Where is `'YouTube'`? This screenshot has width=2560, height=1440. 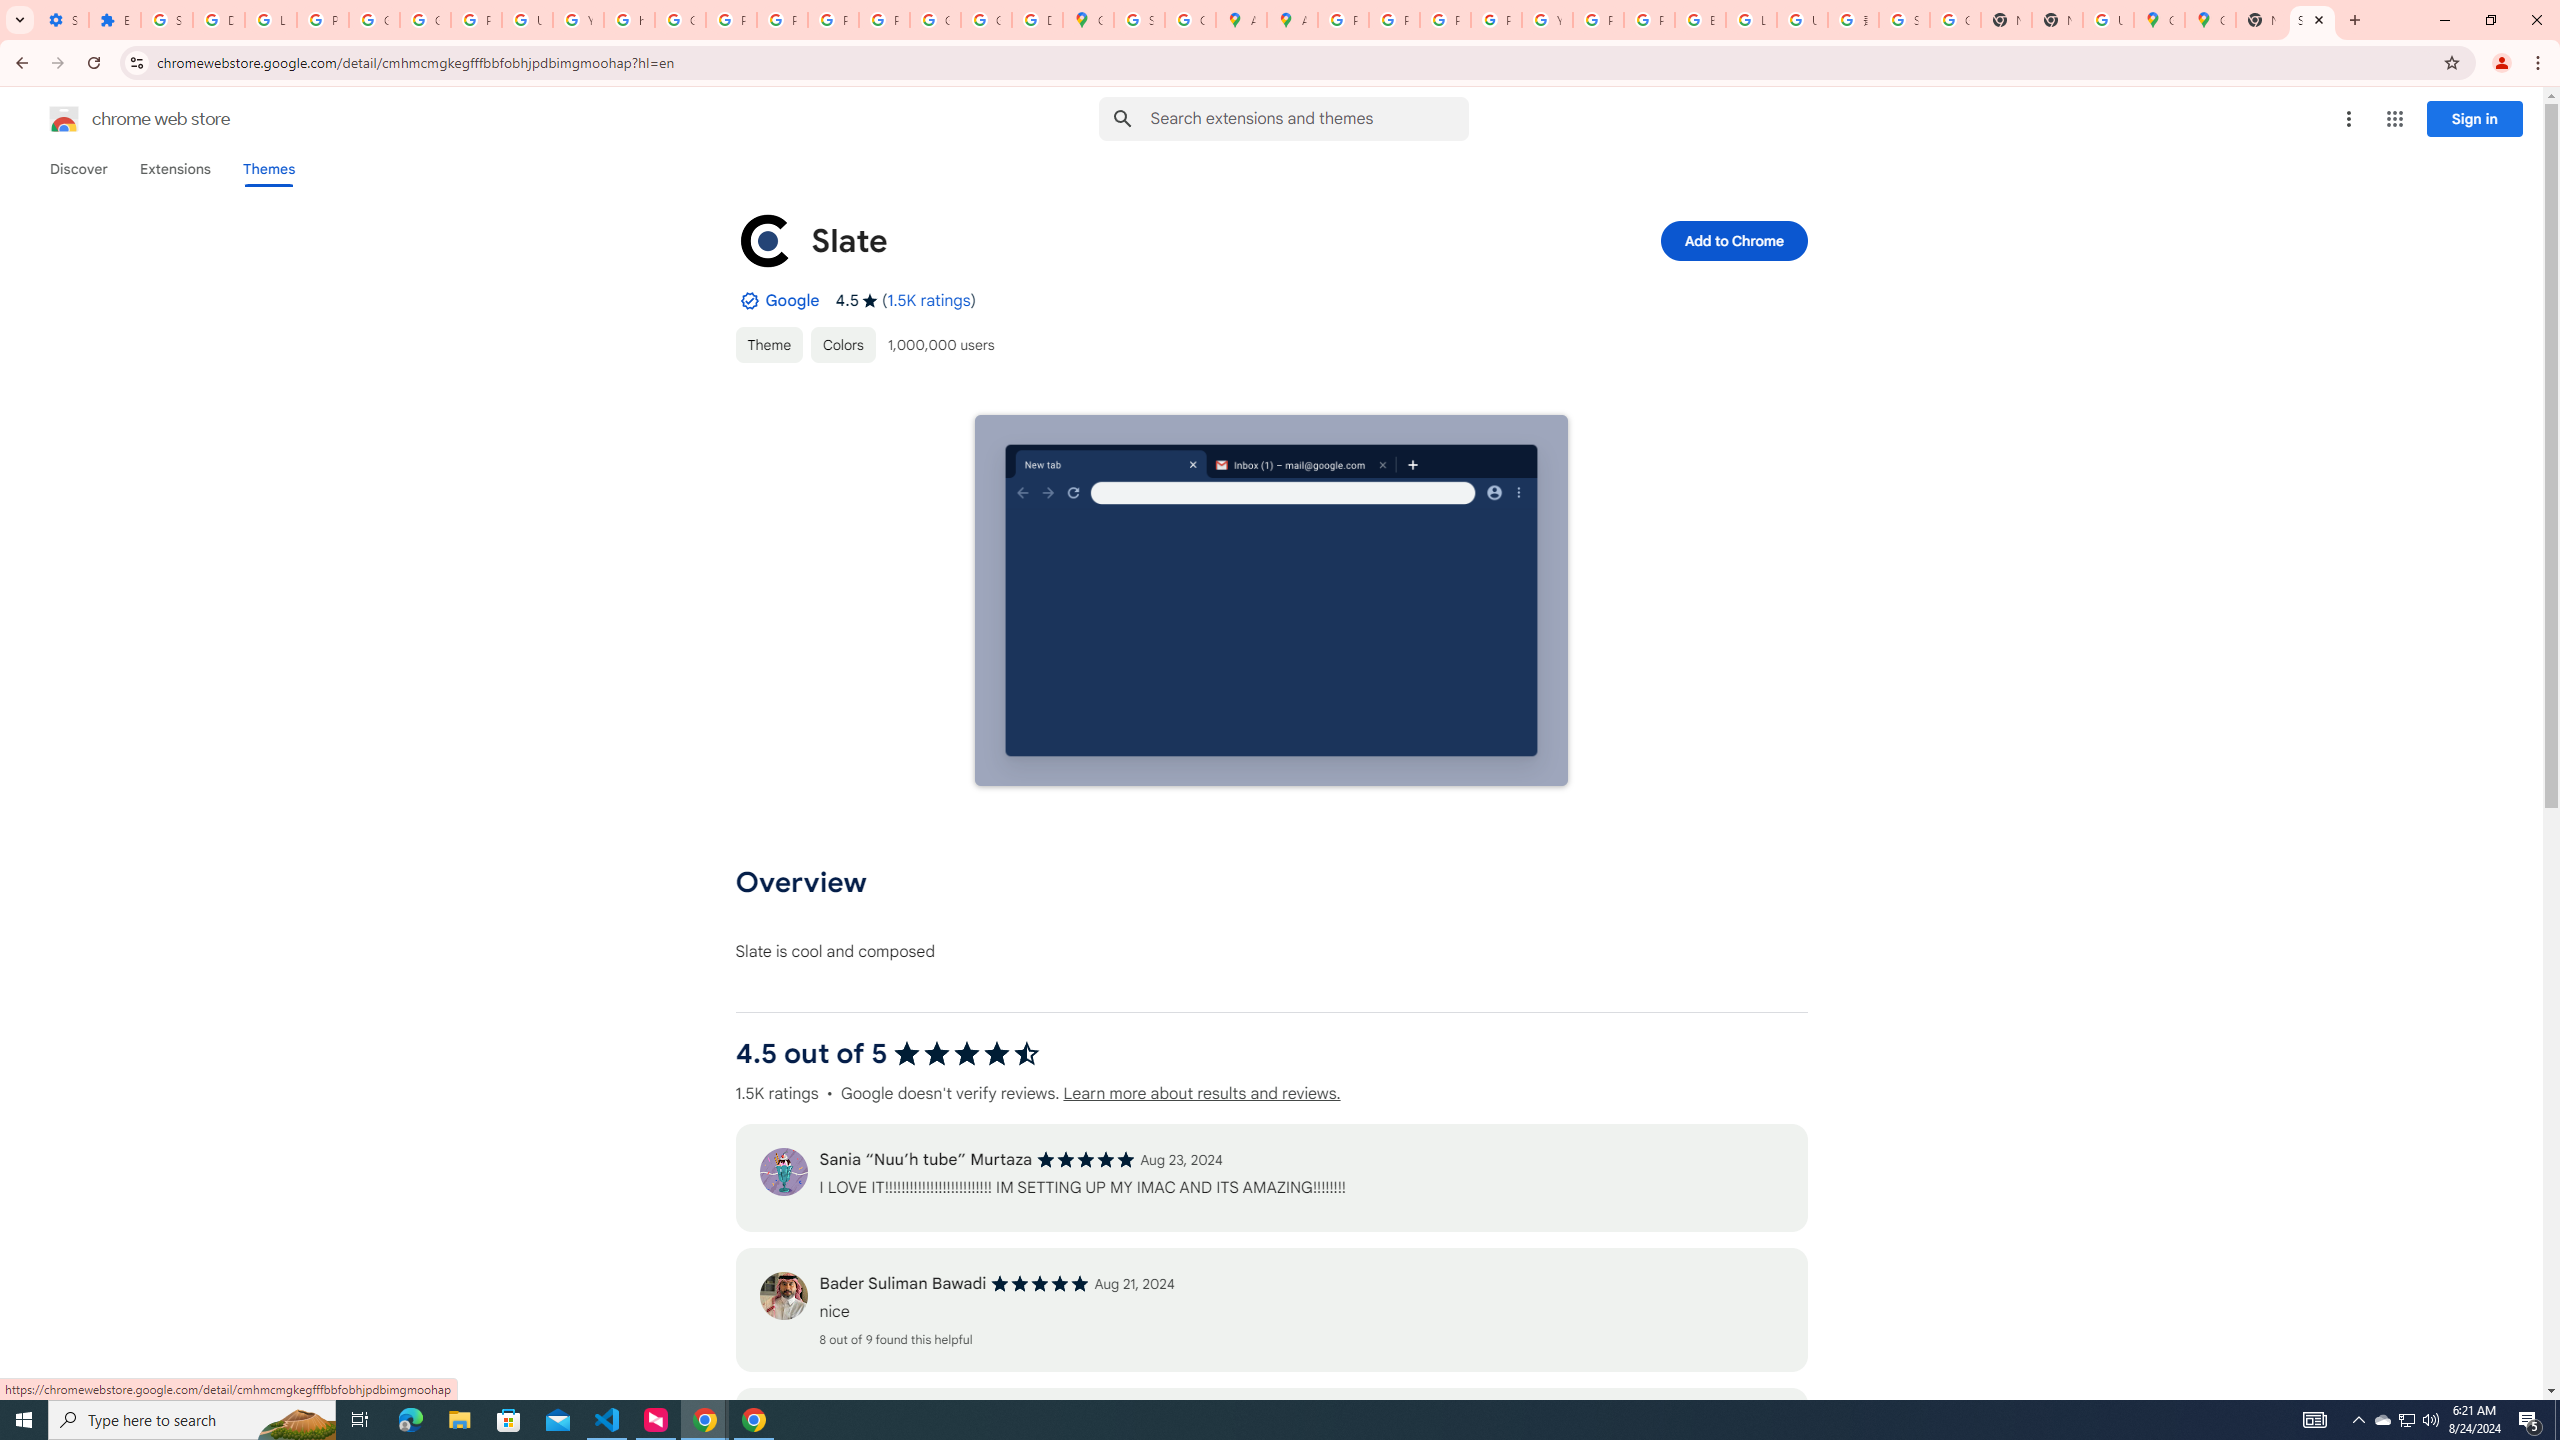
'YouTube' is located at coordinates (576, 19).